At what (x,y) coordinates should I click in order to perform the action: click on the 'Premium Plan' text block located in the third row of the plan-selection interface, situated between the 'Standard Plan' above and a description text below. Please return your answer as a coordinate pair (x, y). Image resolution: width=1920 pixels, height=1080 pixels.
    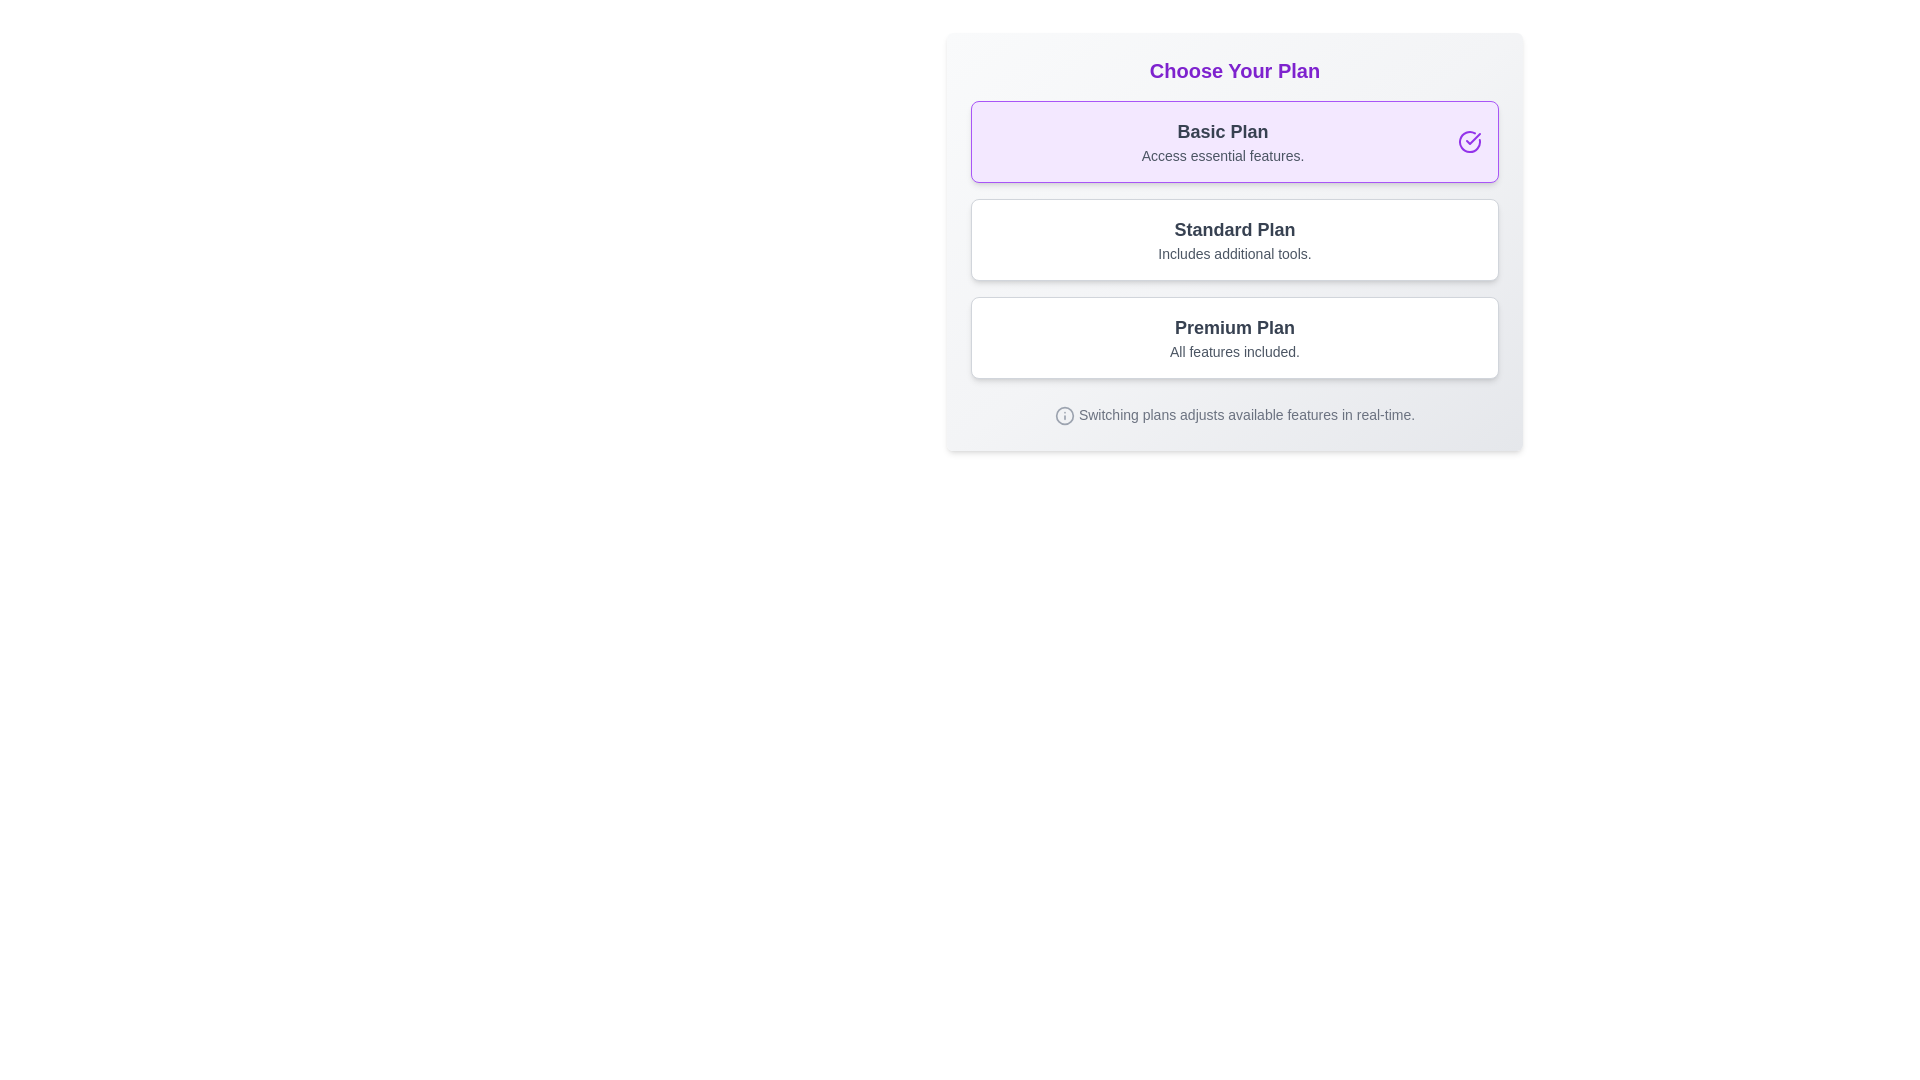
    Looking at the image, I should click on (1233, 337).